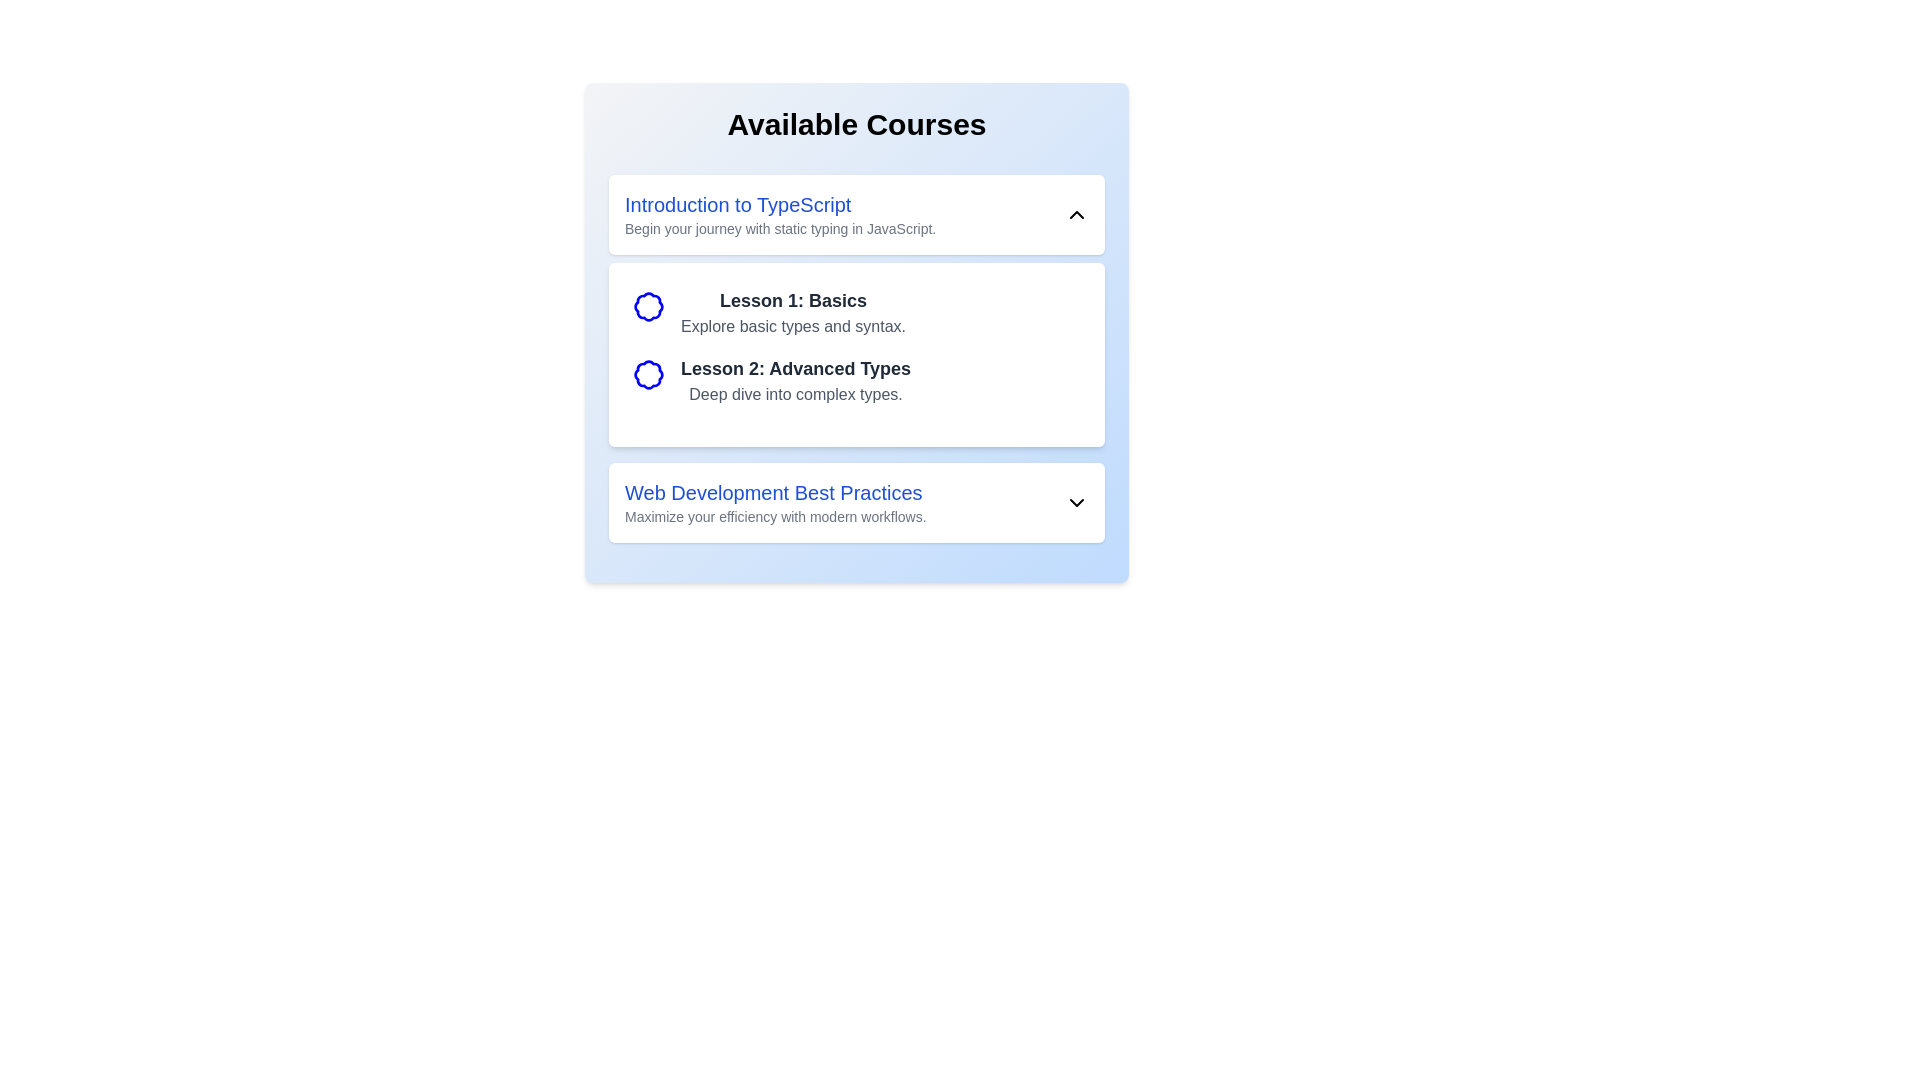  Describe the element at coordinates (779, 227) in the screenshot. I see `the text label that serves as a descriptive subtitle for 'Introduction to TypeScript', positioned directly below the title within a white background rectangular section` at that location.